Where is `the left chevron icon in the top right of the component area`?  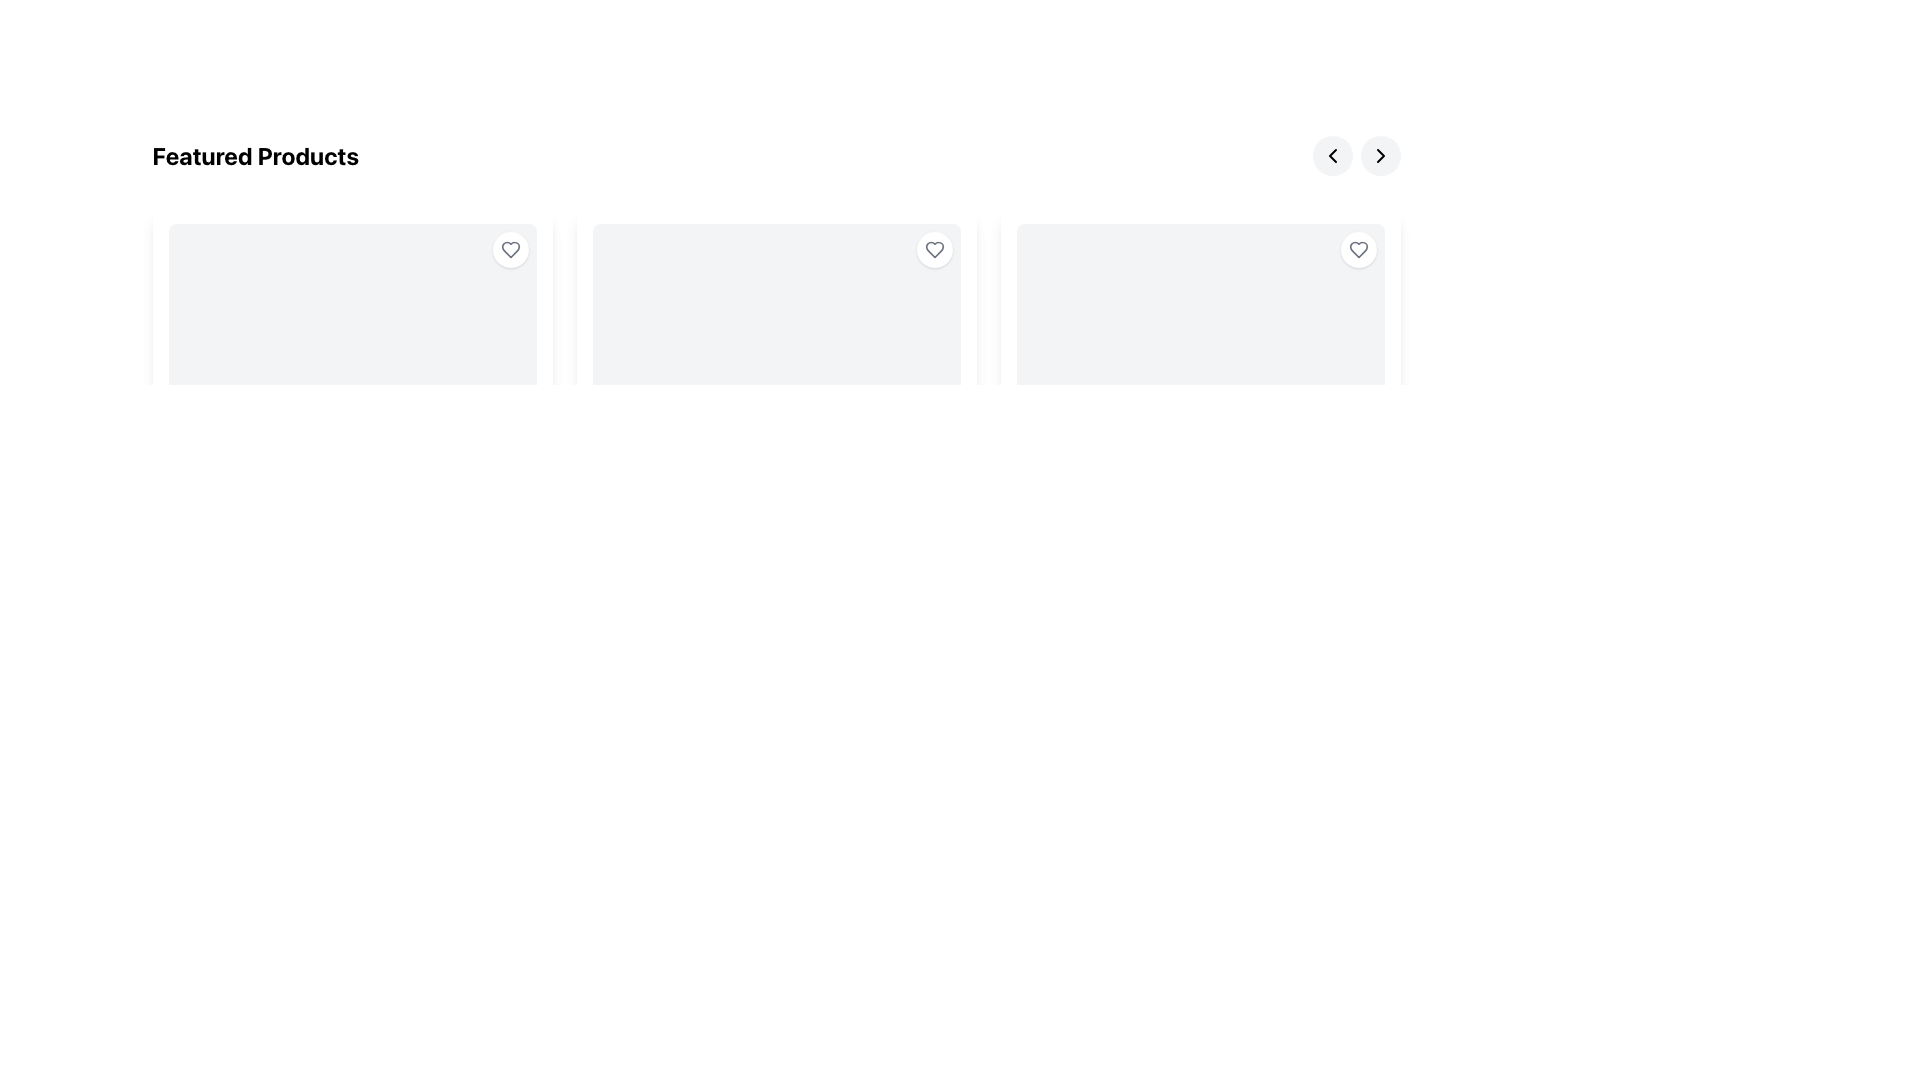 the left chevron icon in the top right of the component area is located at coordinates (1332, 154).